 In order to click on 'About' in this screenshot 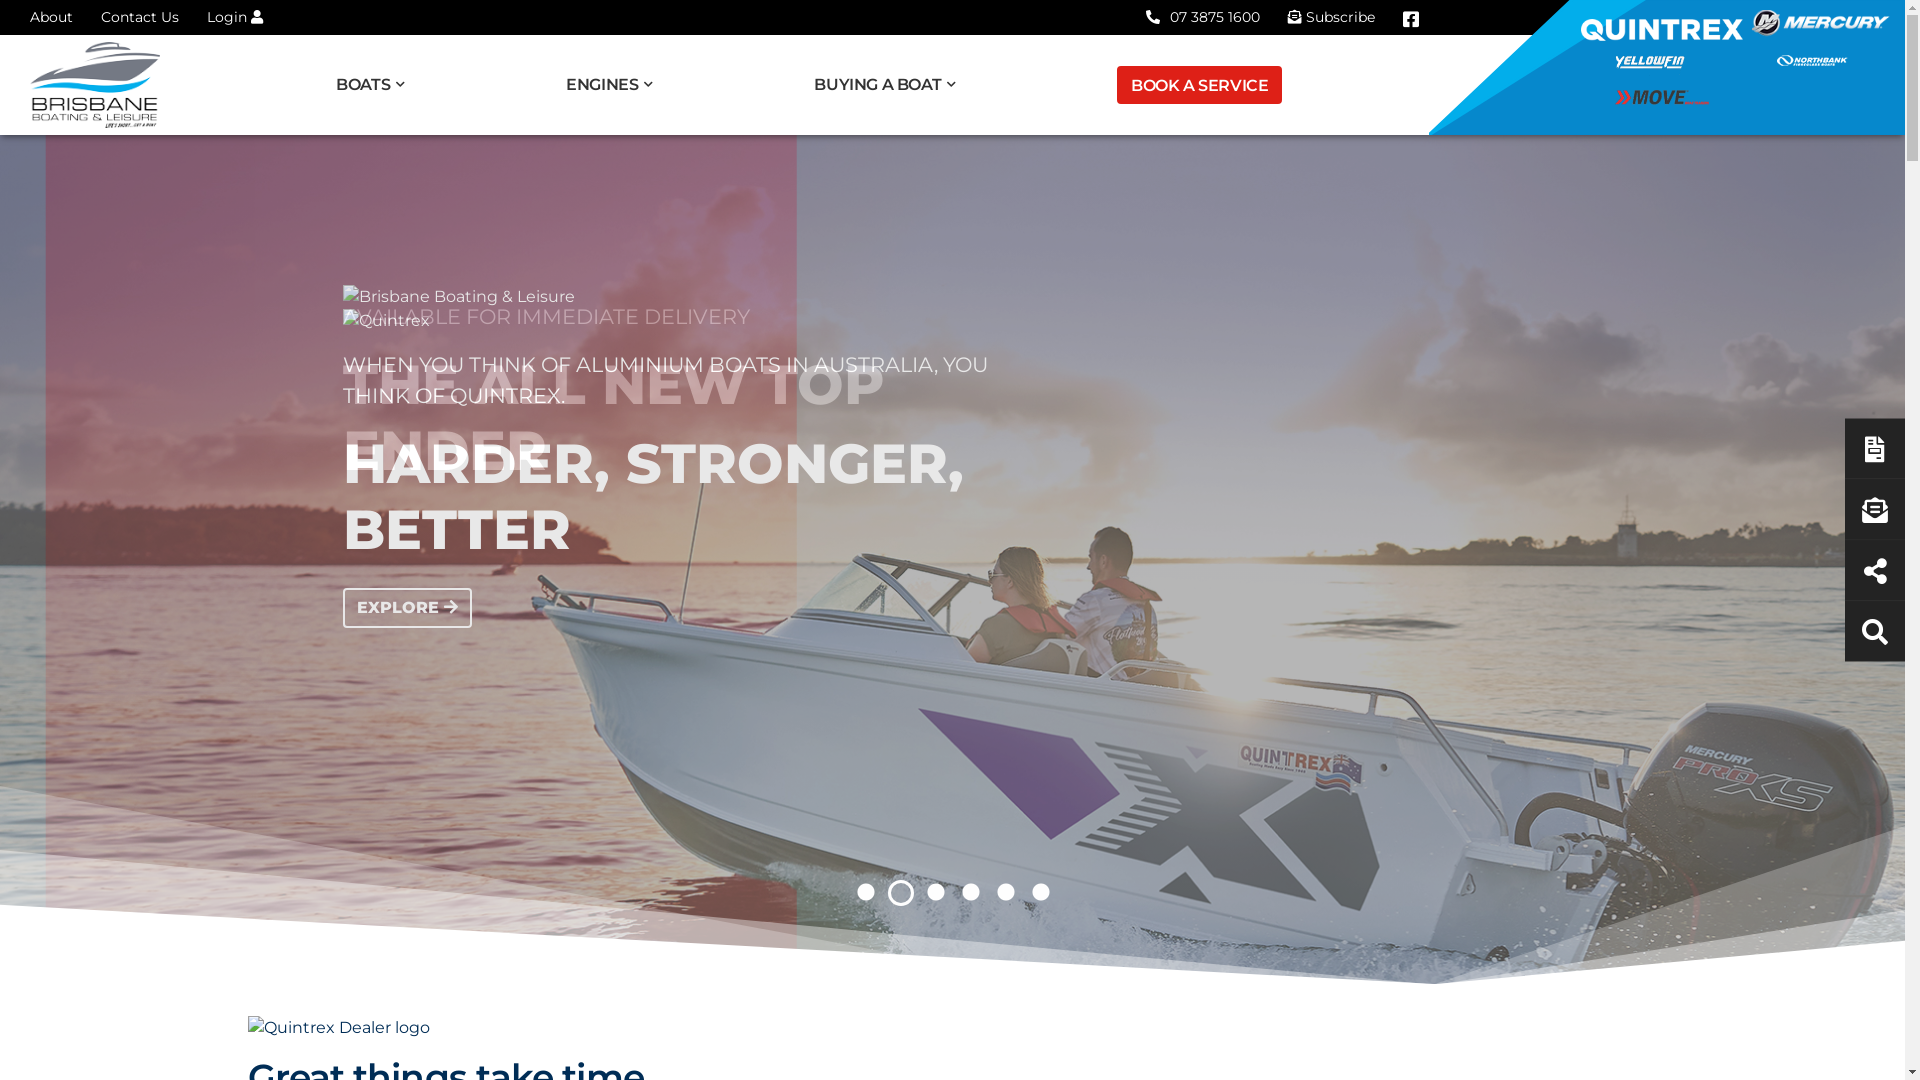, I will do `click(29, 16)`.